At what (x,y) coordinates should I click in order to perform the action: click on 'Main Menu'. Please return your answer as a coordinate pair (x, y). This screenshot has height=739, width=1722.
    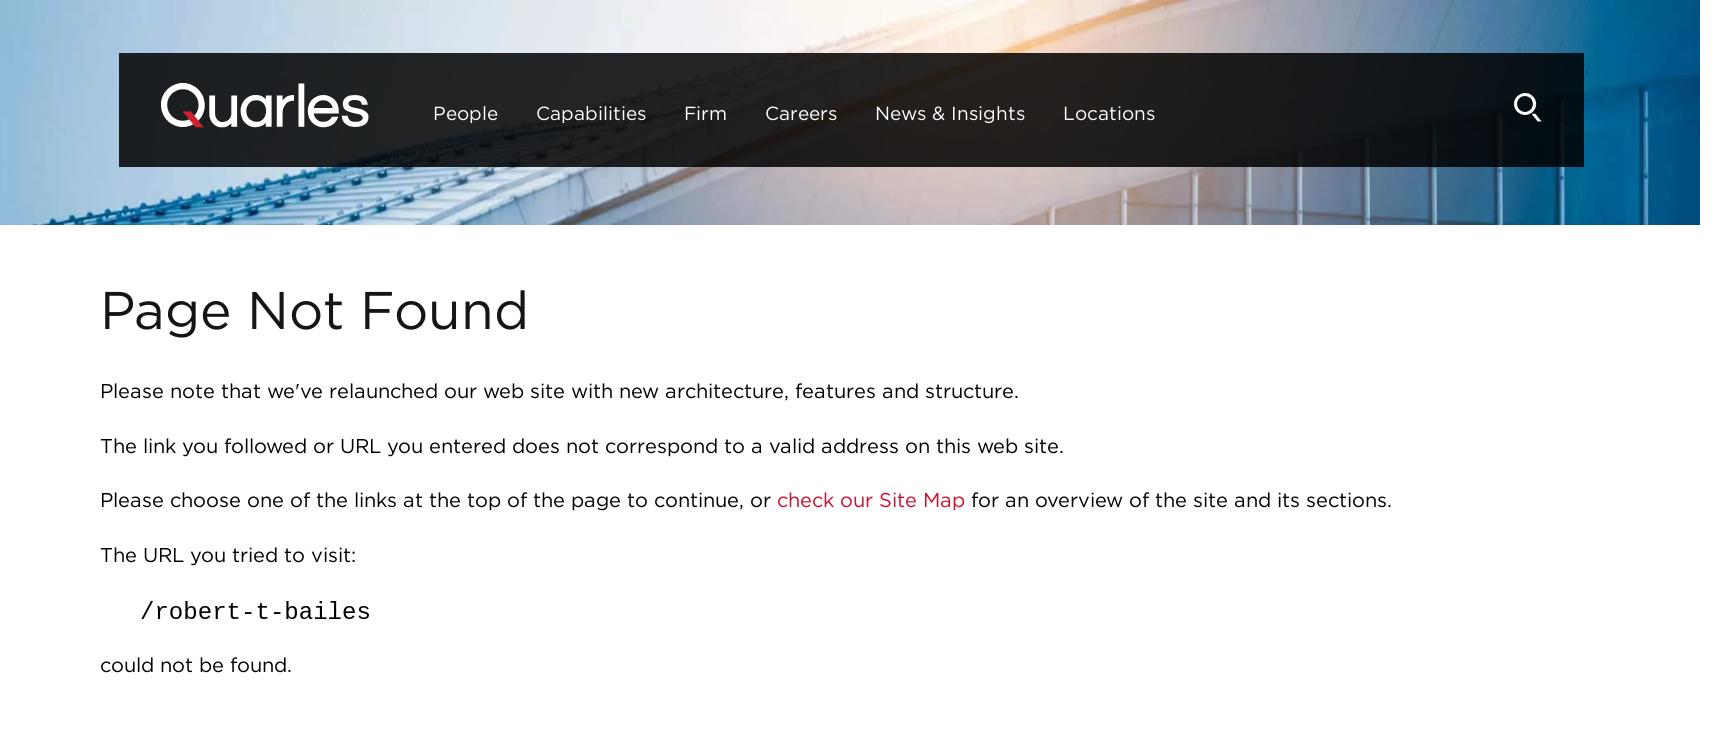
    Looking at the image, I should click on (782, 75).